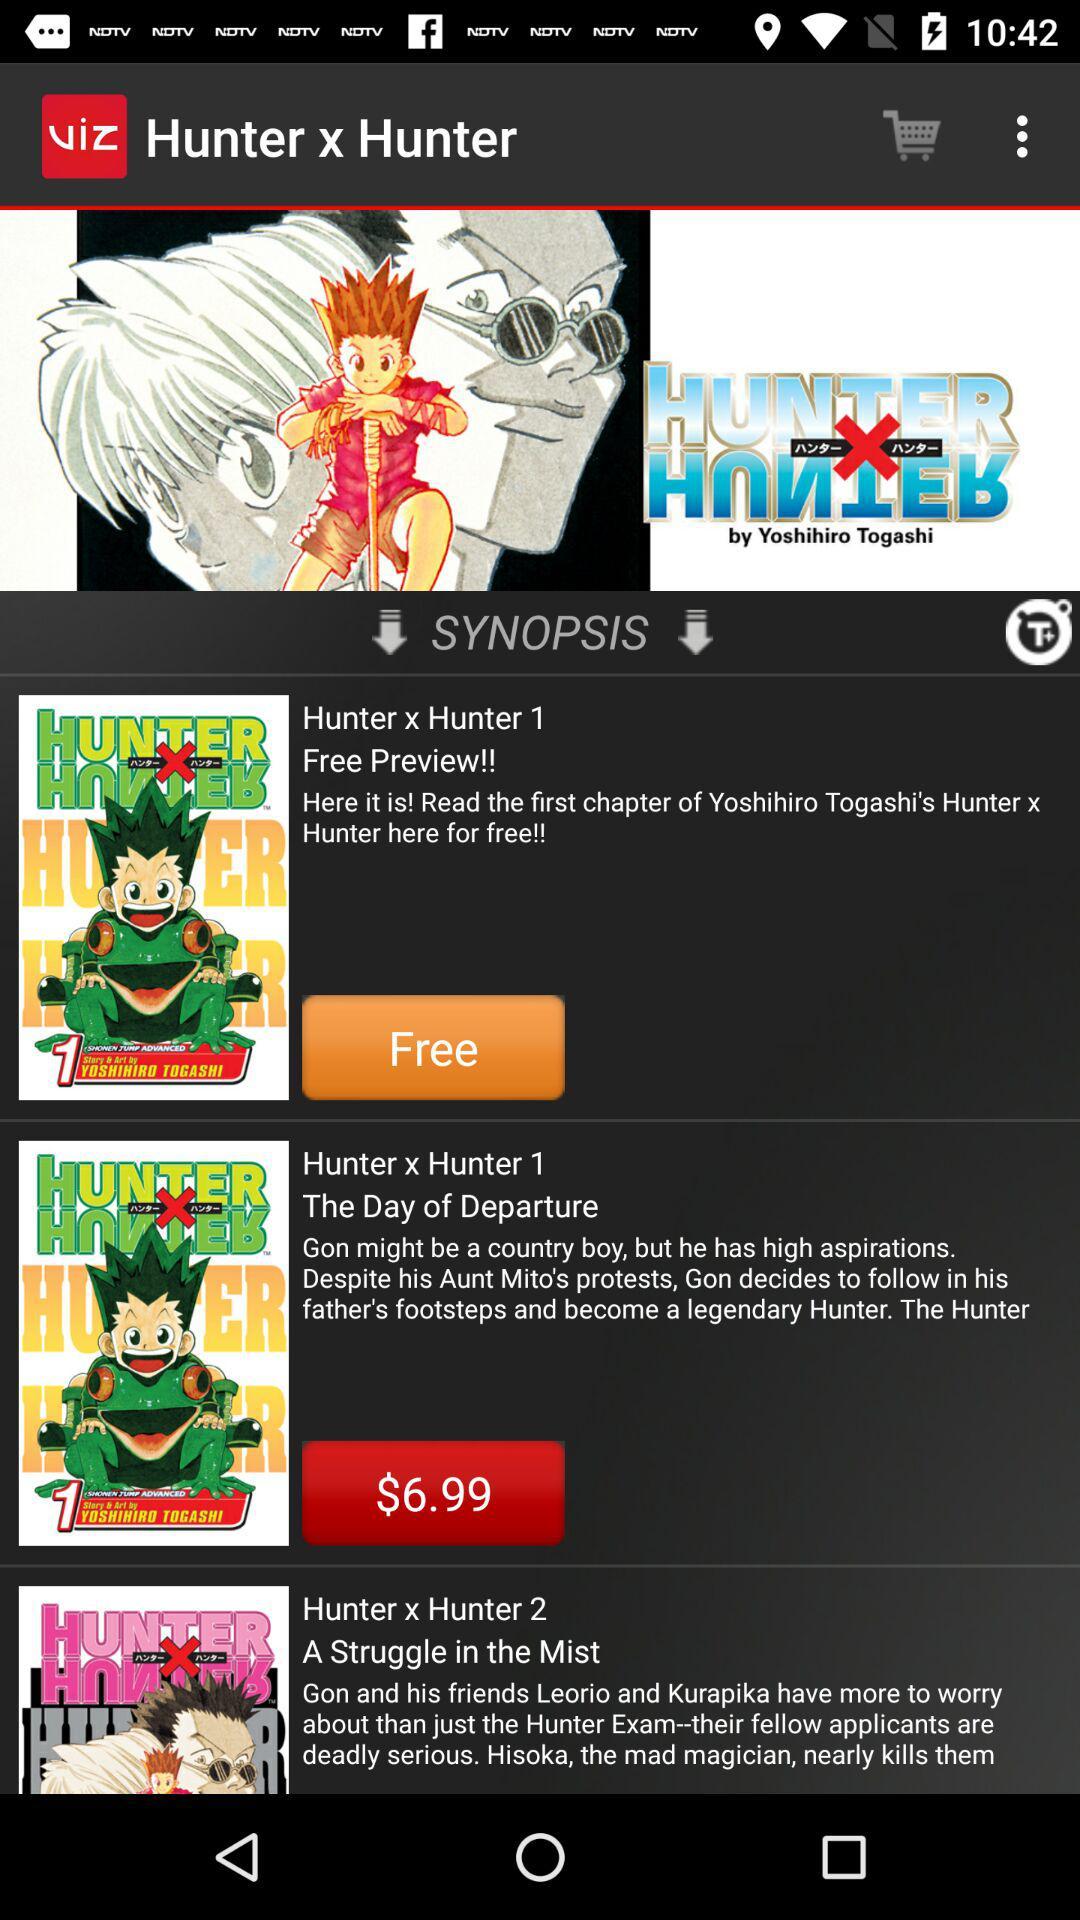 The image size is (1080, 1920). I want to click on icon to the right of the synopsis icon, so click(694, 631).